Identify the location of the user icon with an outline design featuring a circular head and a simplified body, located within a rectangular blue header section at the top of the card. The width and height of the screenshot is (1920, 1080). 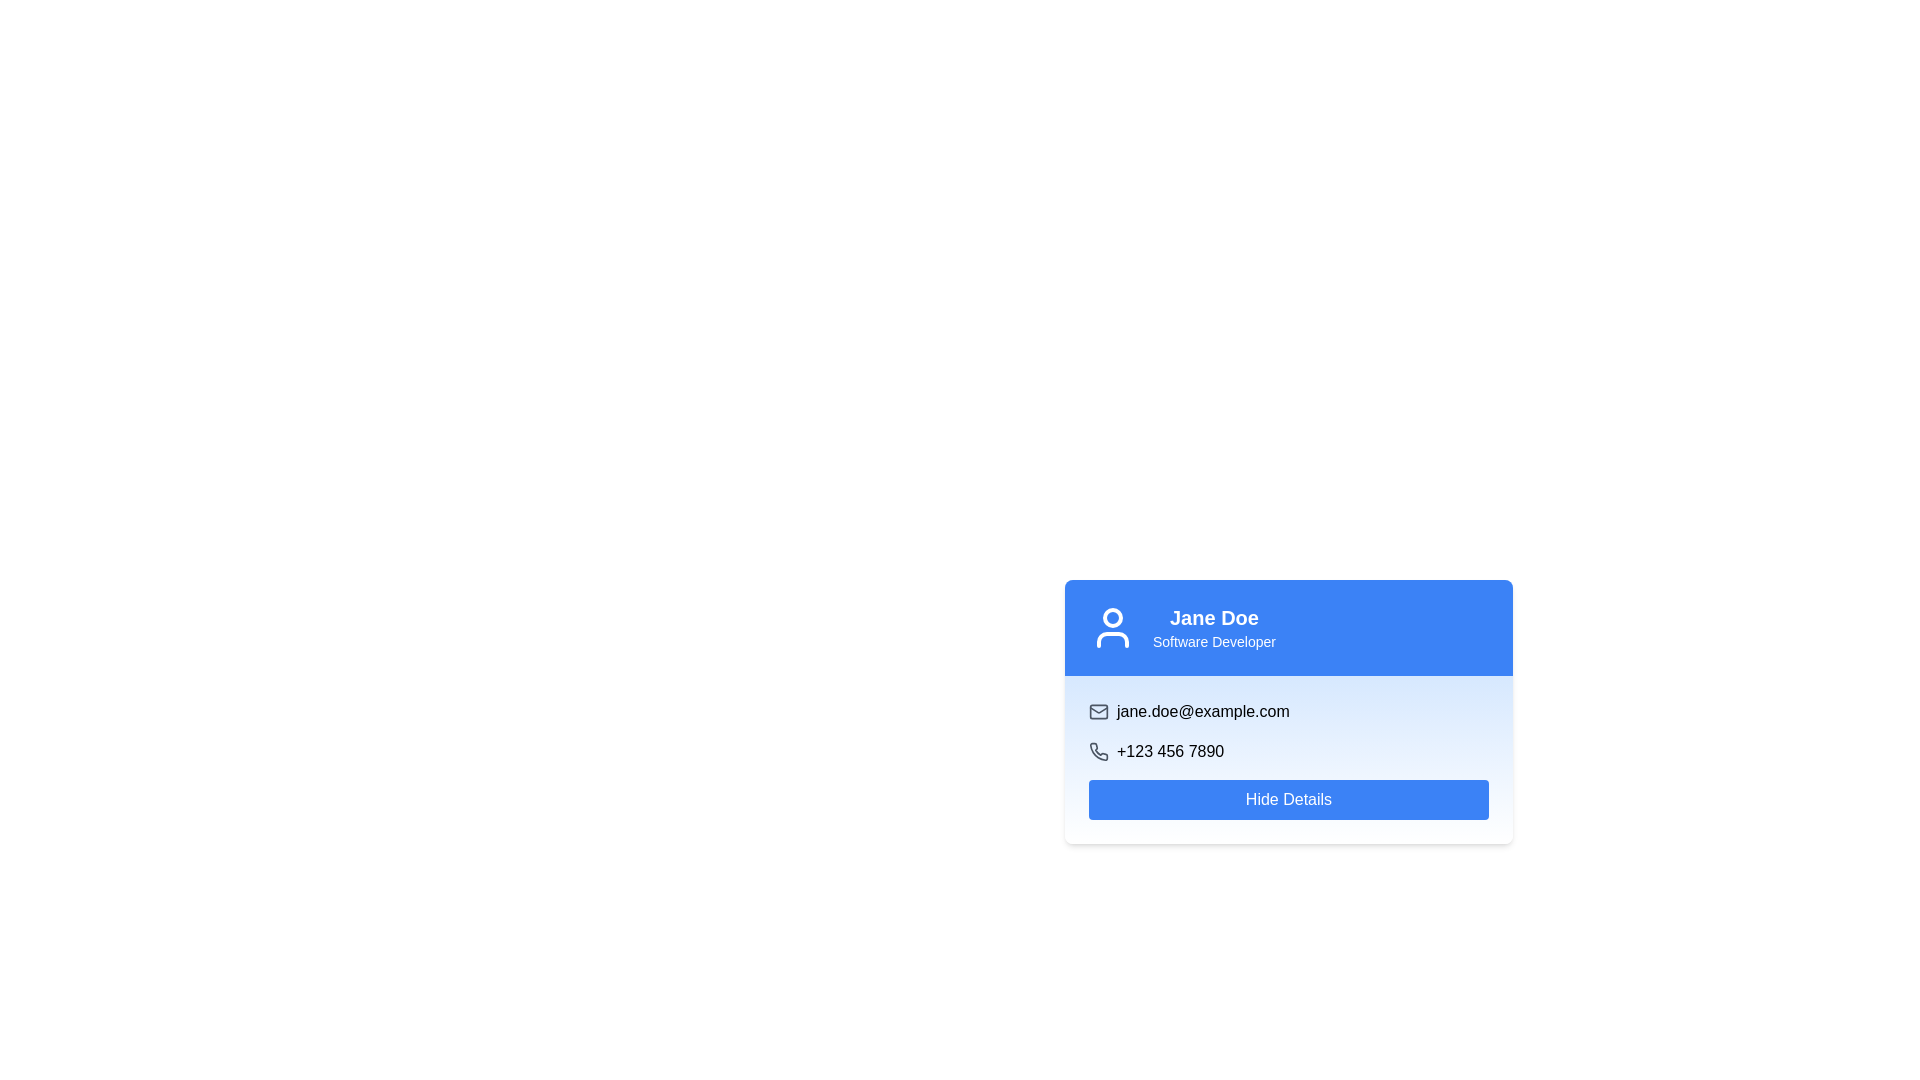
(1112, 627).